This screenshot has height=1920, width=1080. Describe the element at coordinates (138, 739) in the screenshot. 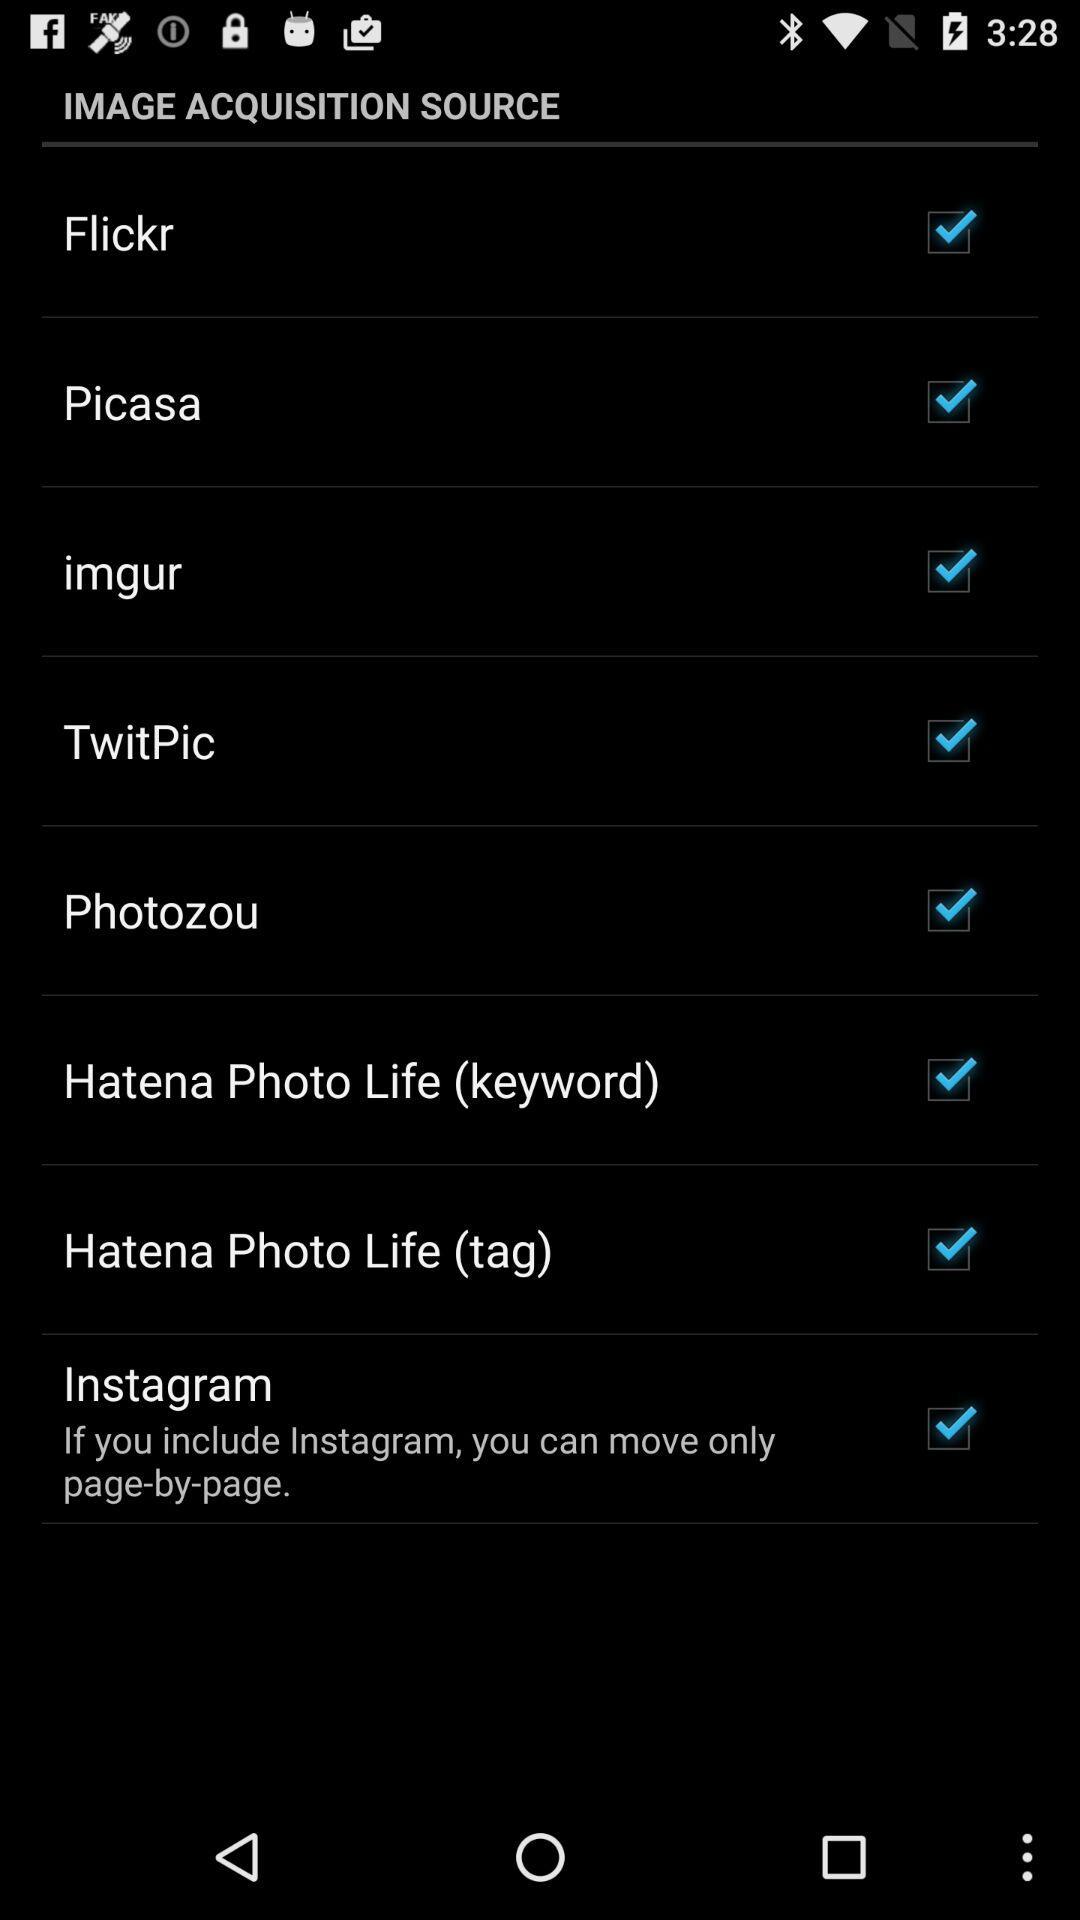

I see `the twitpic icon` at that location.